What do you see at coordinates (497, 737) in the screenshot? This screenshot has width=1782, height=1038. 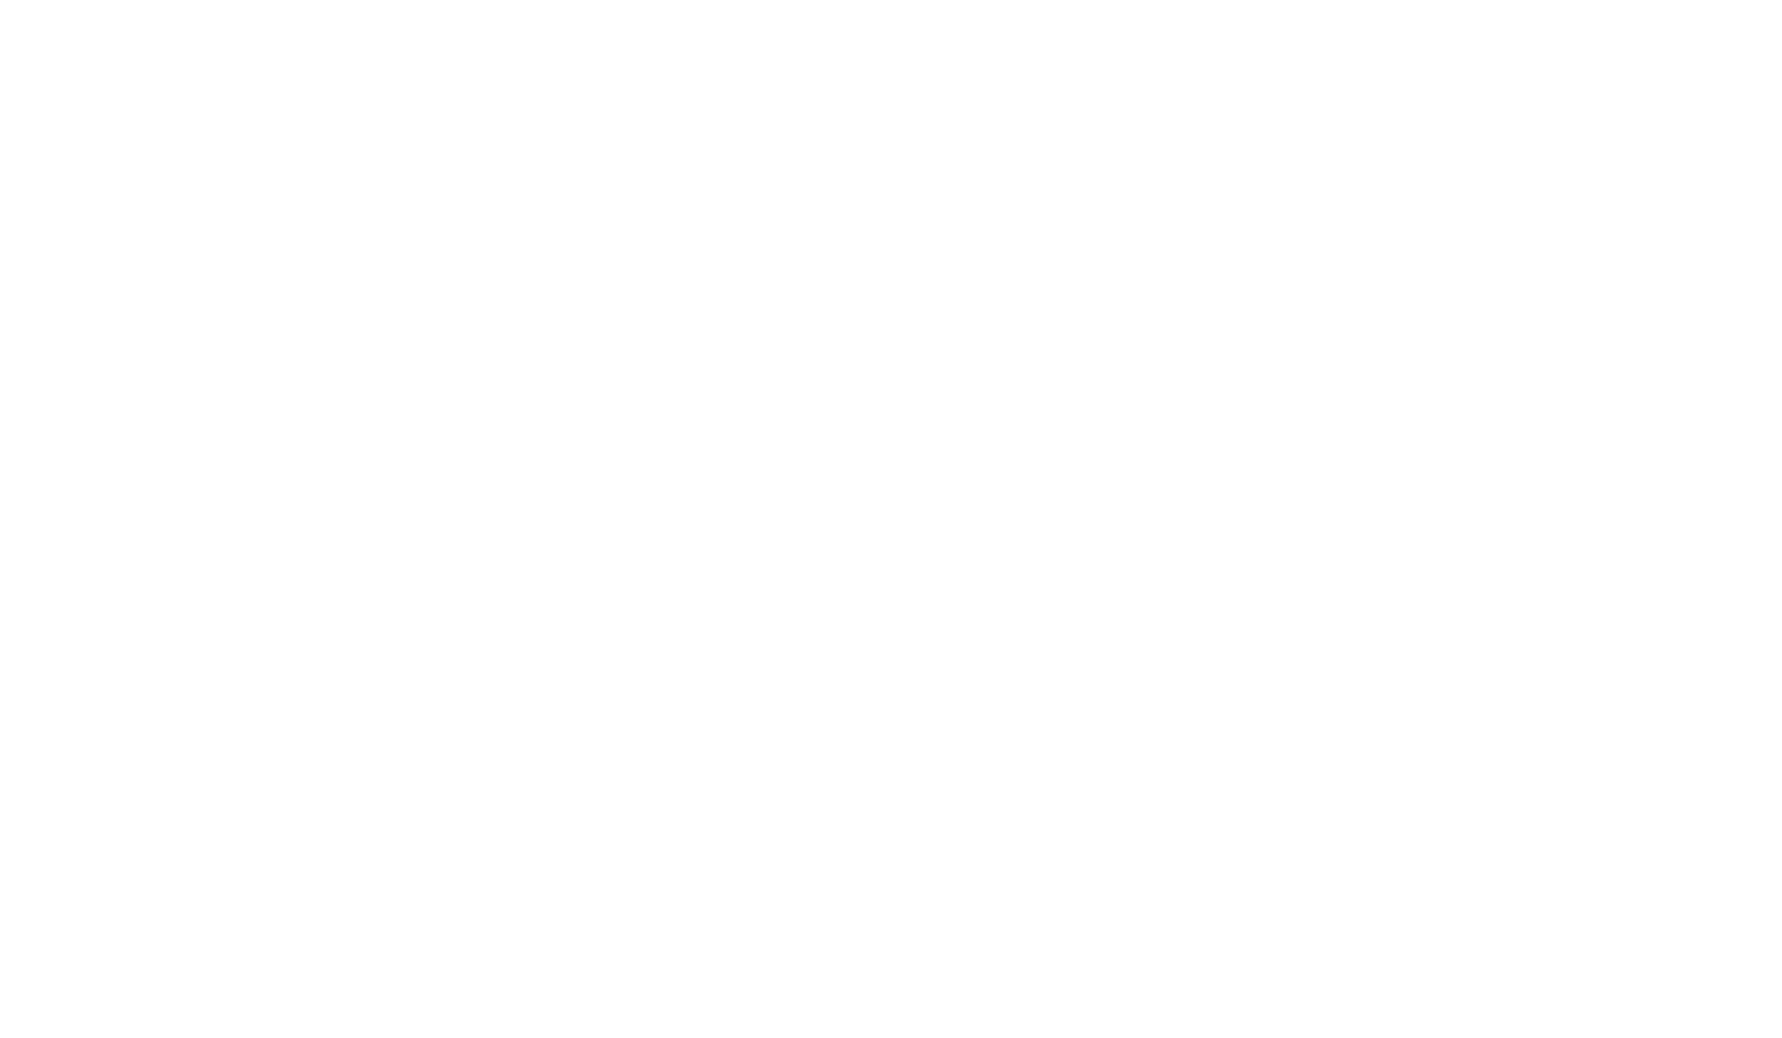 I see `'Challenges are just opportunities in disguise.'` at bounding box center [497, 737].